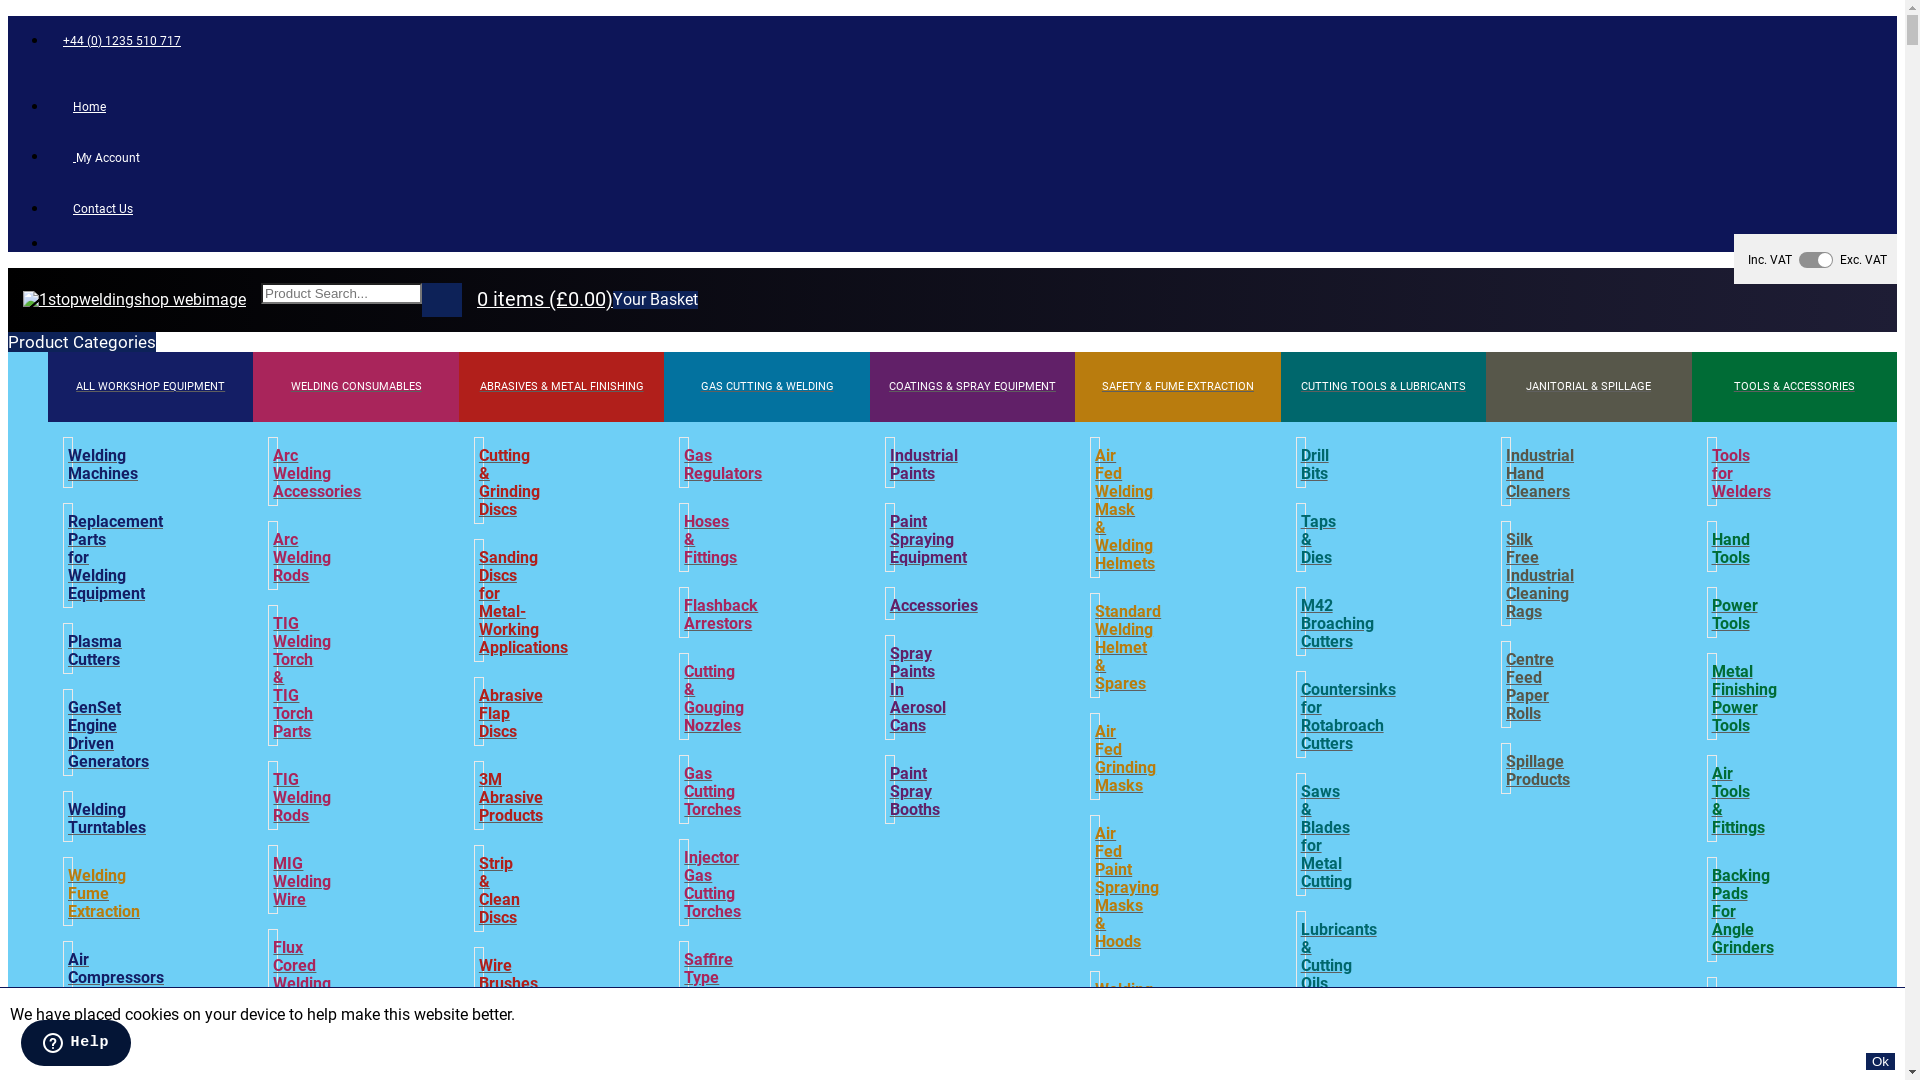 The width and height of the screenshot is (1920, 1080). What do you see at coordinates (1795, 386) in the screenshot?
I see `'TOOLS & ACCESSORIES'` at bounding box center [1795, 386].